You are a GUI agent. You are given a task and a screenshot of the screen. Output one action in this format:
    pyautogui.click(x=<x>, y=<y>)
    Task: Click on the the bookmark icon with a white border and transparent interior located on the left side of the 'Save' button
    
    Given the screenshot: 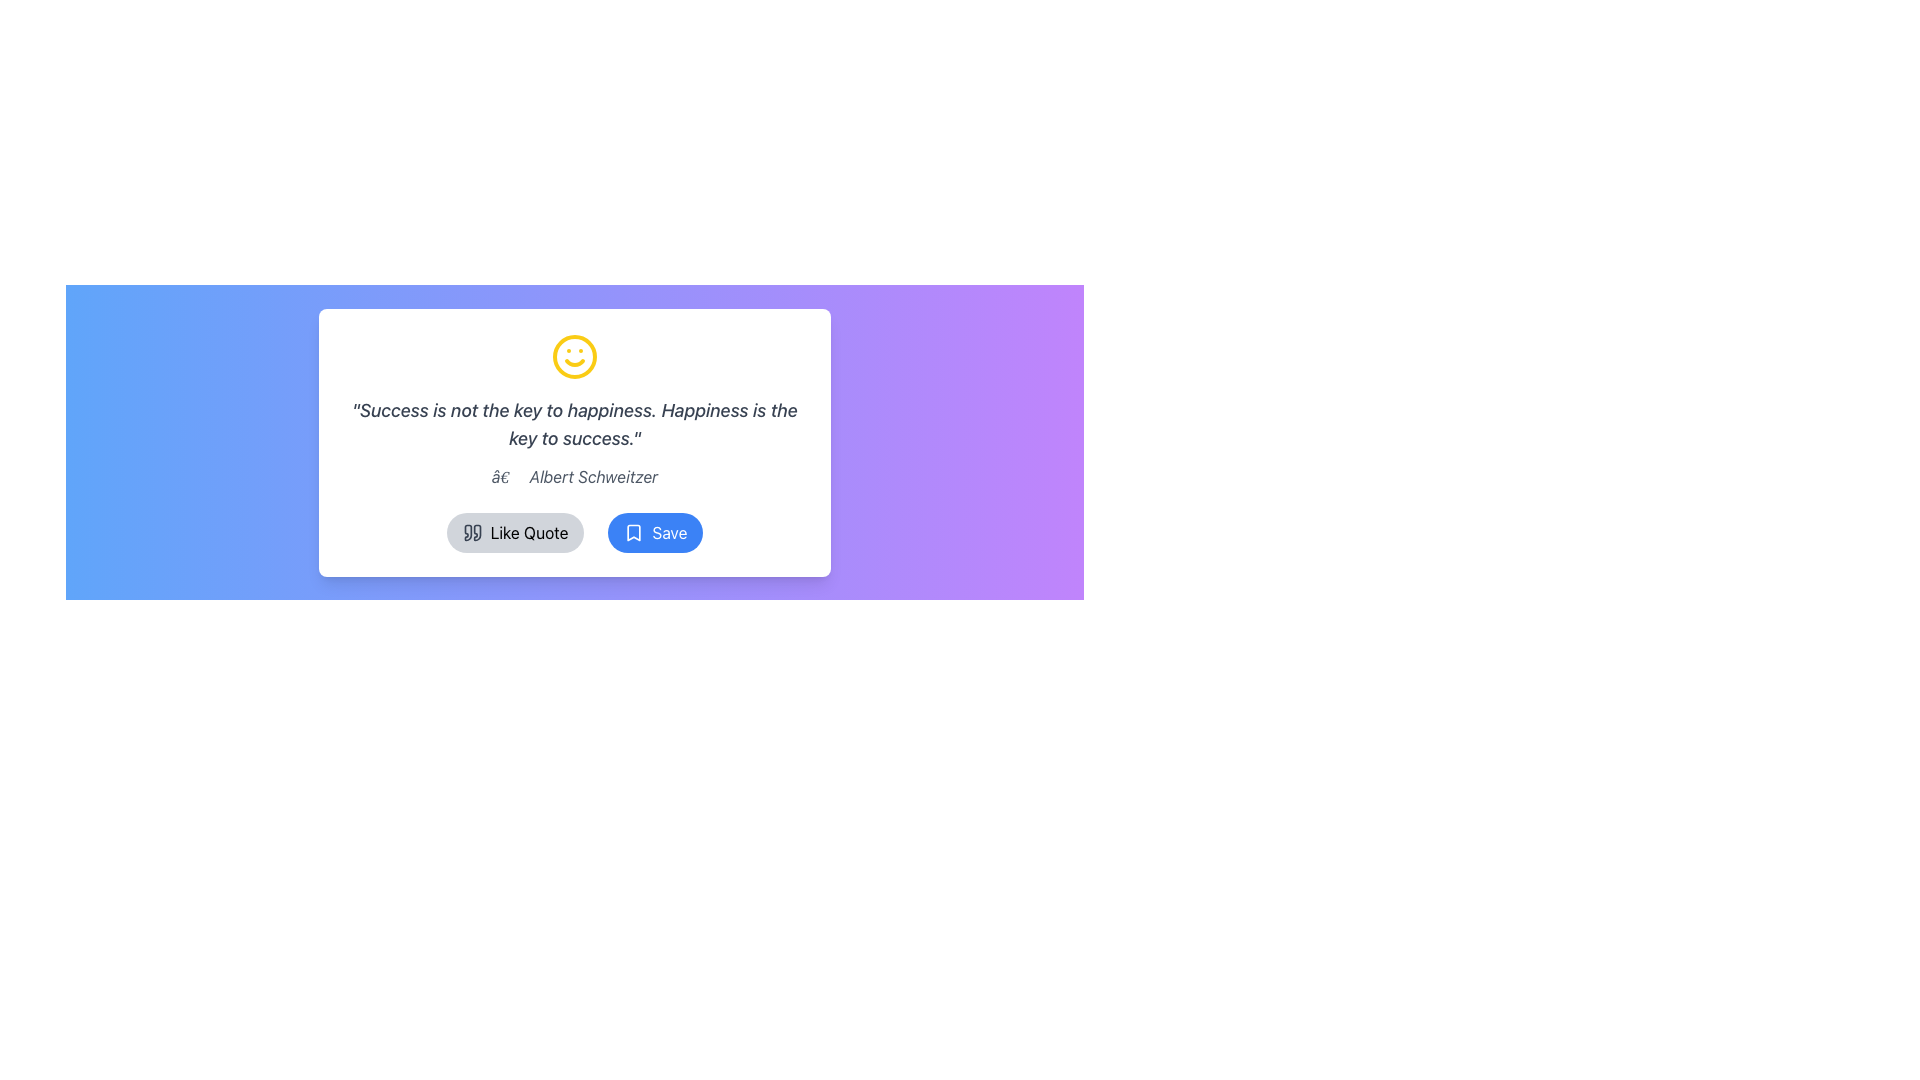 What is the action you would take?
    pyautogui.click(x=632, y=531)
    